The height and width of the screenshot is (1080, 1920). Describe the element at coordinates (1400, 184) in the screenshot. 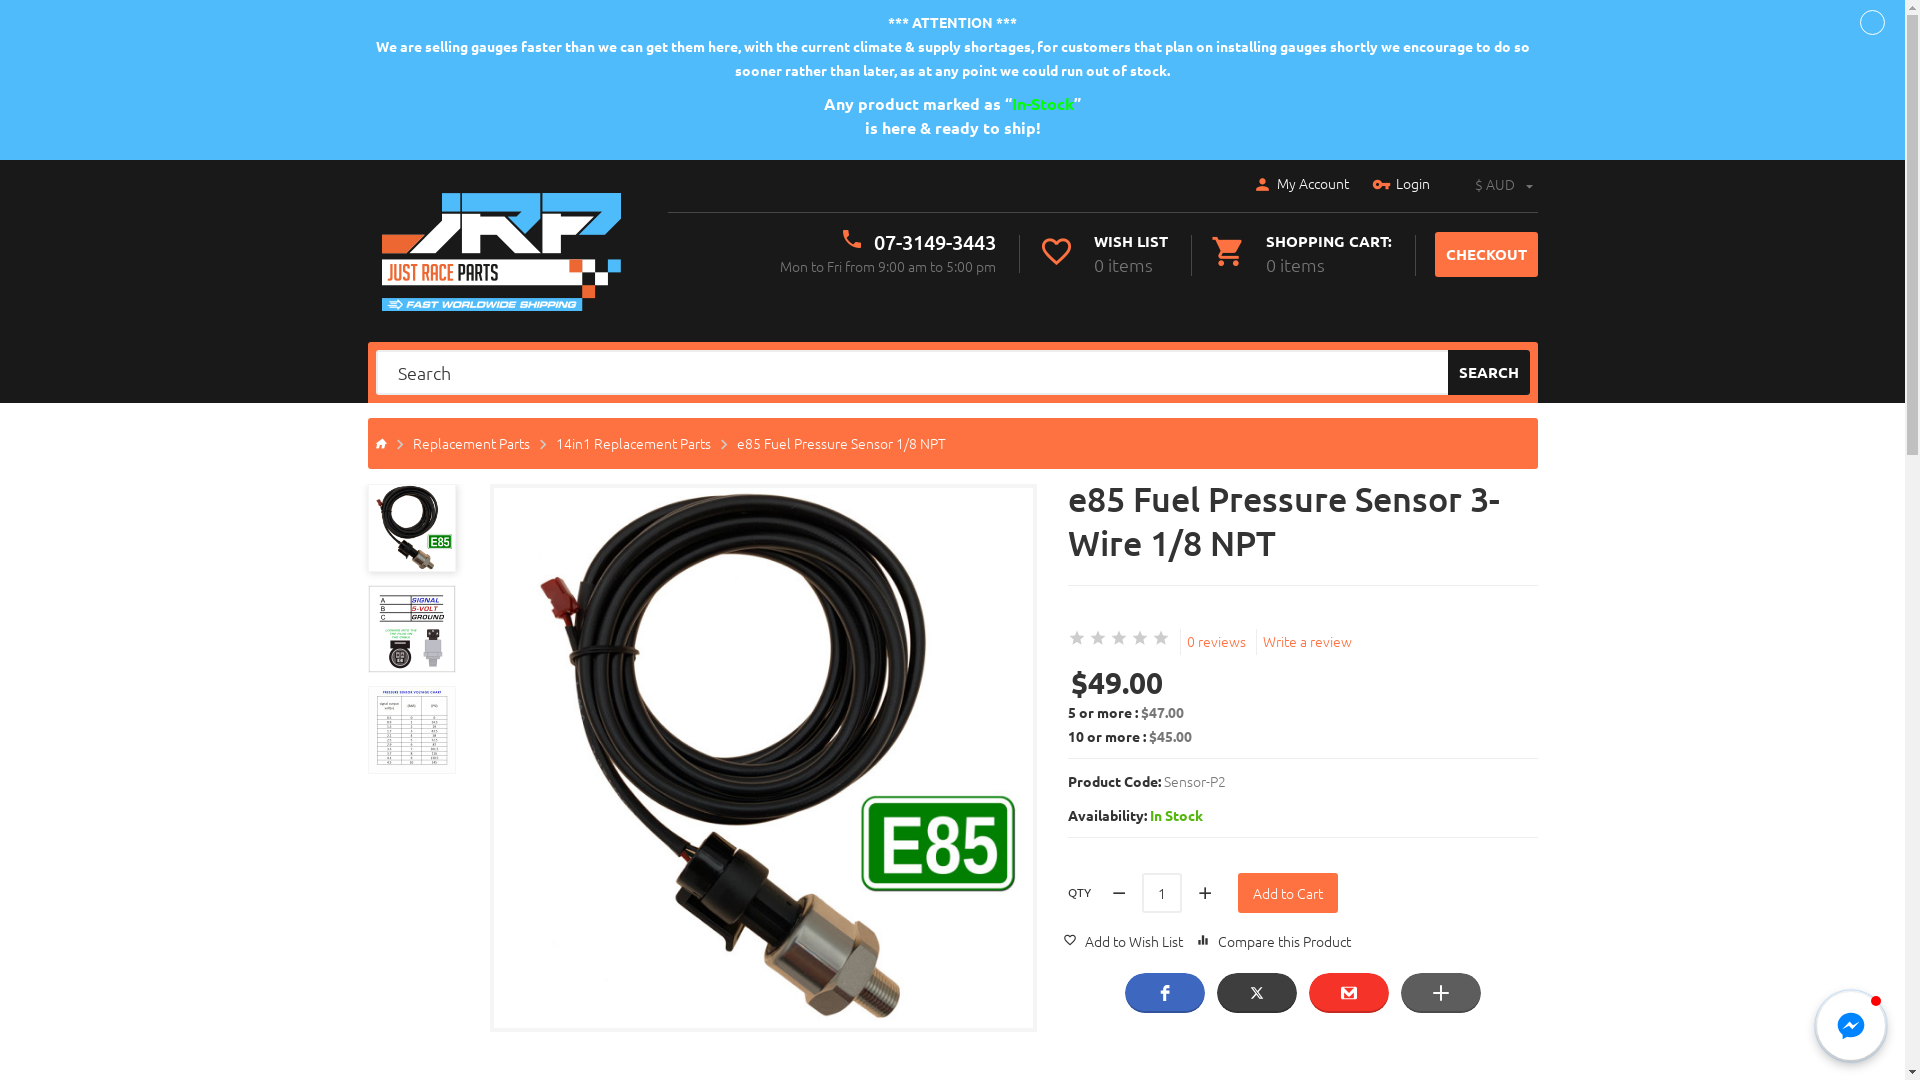

I see `'Login'` at that location.